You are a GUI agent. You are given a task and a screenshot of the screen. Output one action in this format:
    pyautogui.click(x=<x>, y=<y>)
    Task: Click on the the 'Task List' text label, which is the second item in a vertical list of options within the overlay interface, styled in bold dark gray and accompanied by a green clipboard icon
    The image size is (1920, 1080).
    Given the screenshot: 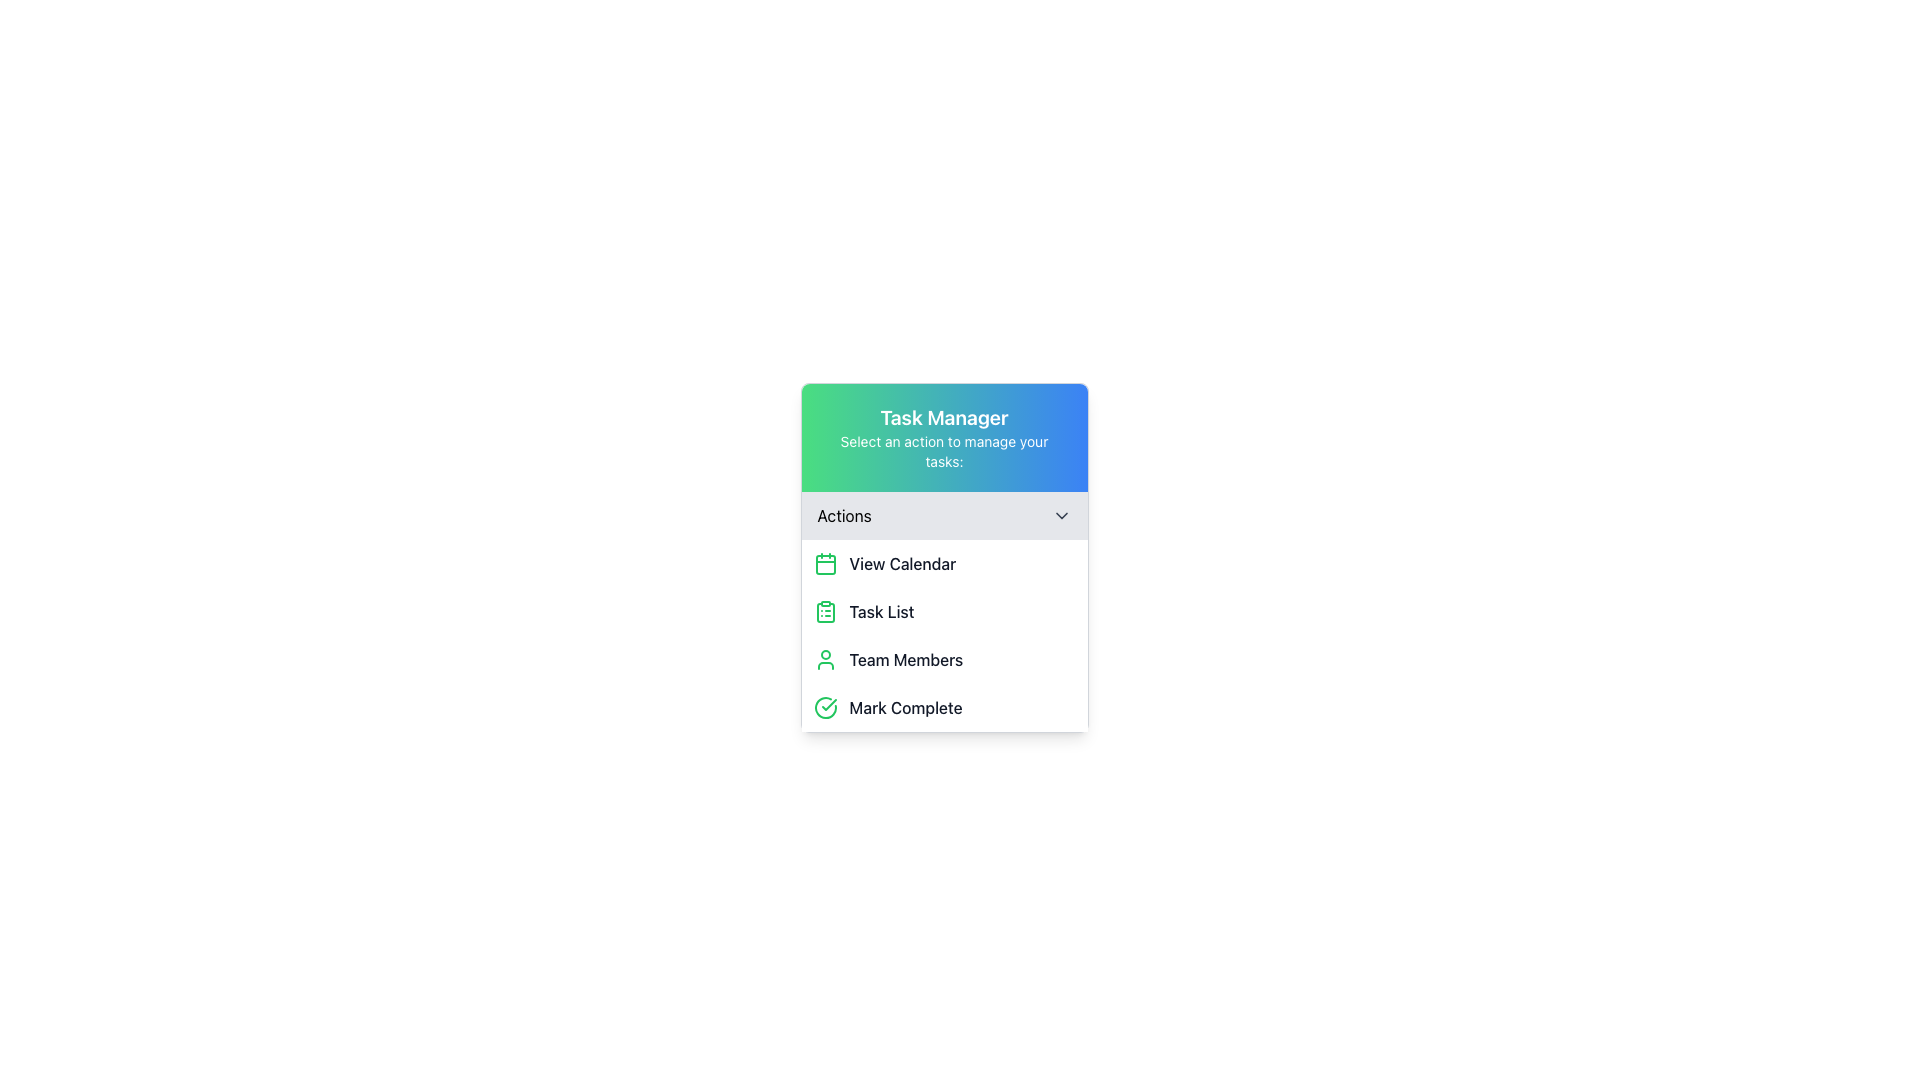 What is the action you would take?
    pyautogui.click(x=880, y=611)
    